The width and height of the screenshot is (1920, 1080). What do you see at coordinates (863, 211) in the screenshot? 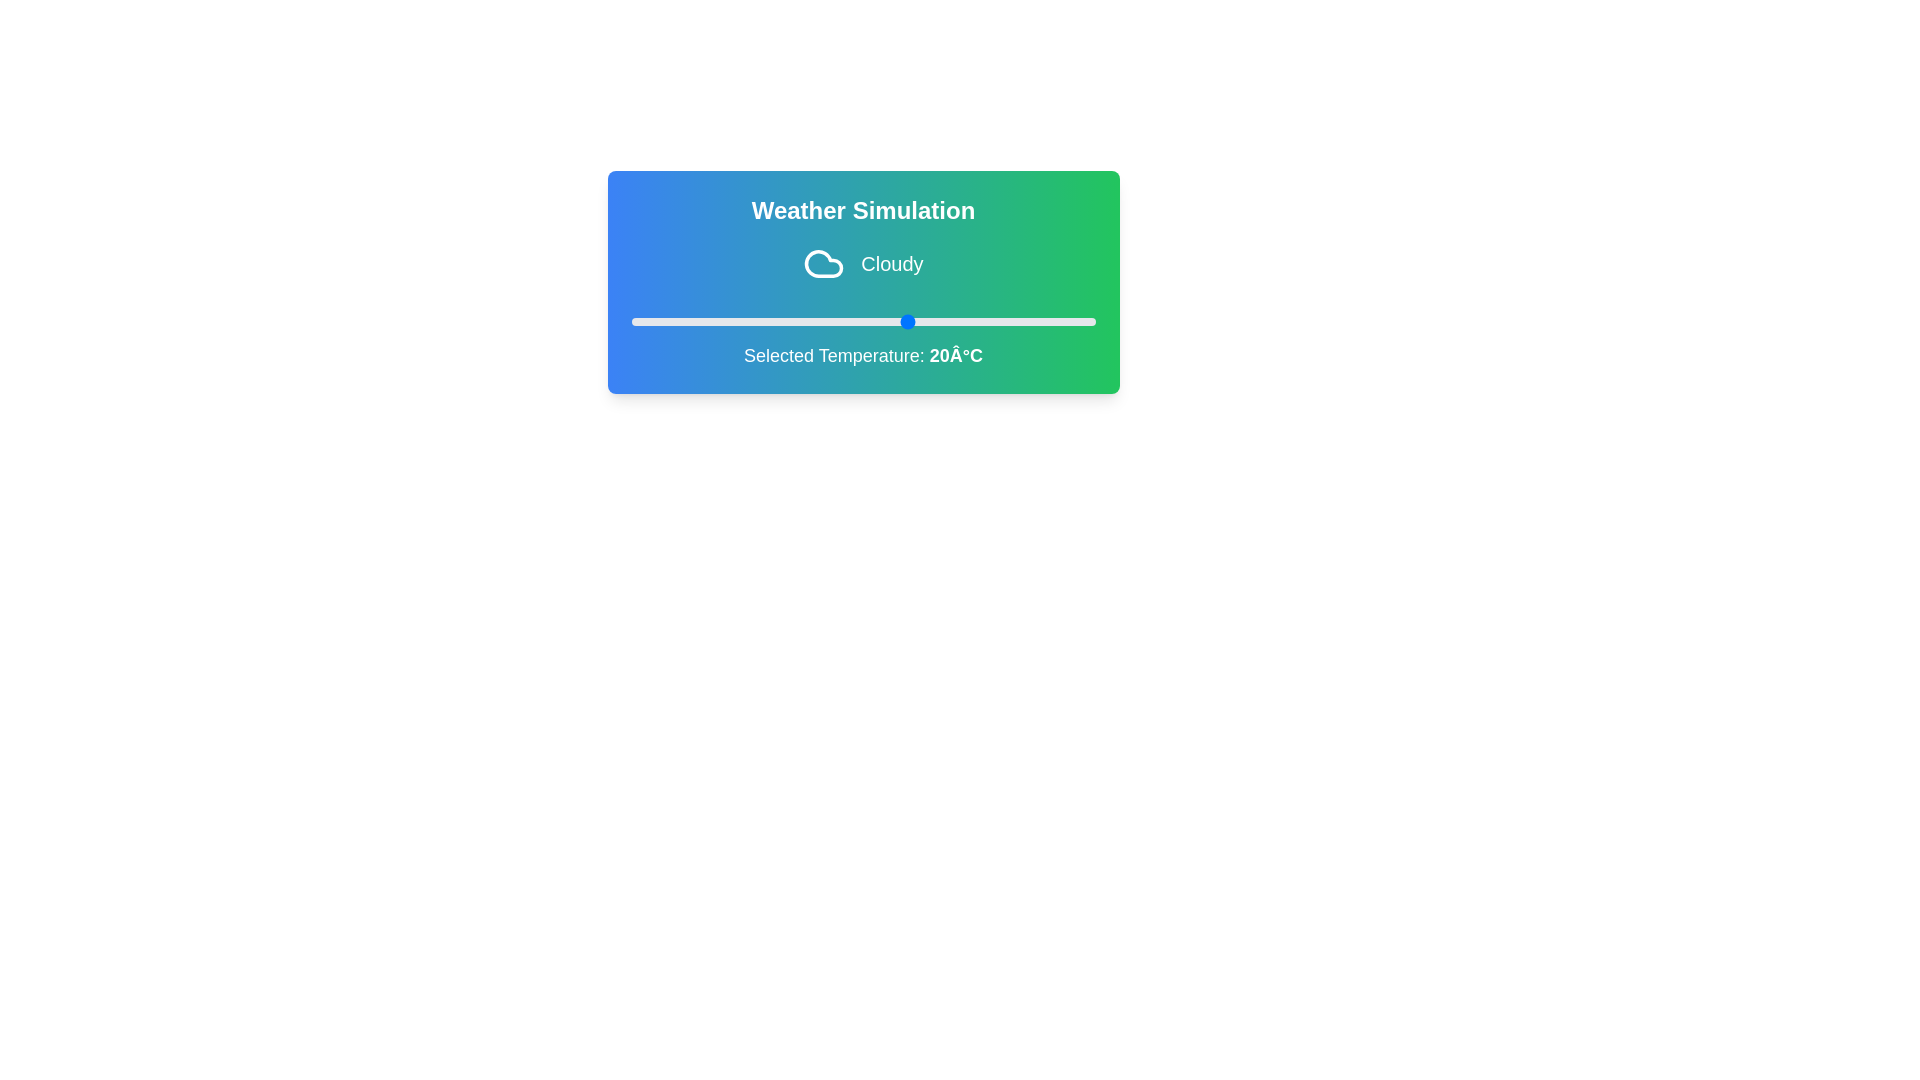
I see `the text label at the top of the weather simulation card, which summarizes the content clearly and concisely` at bounding box center [863, 211].